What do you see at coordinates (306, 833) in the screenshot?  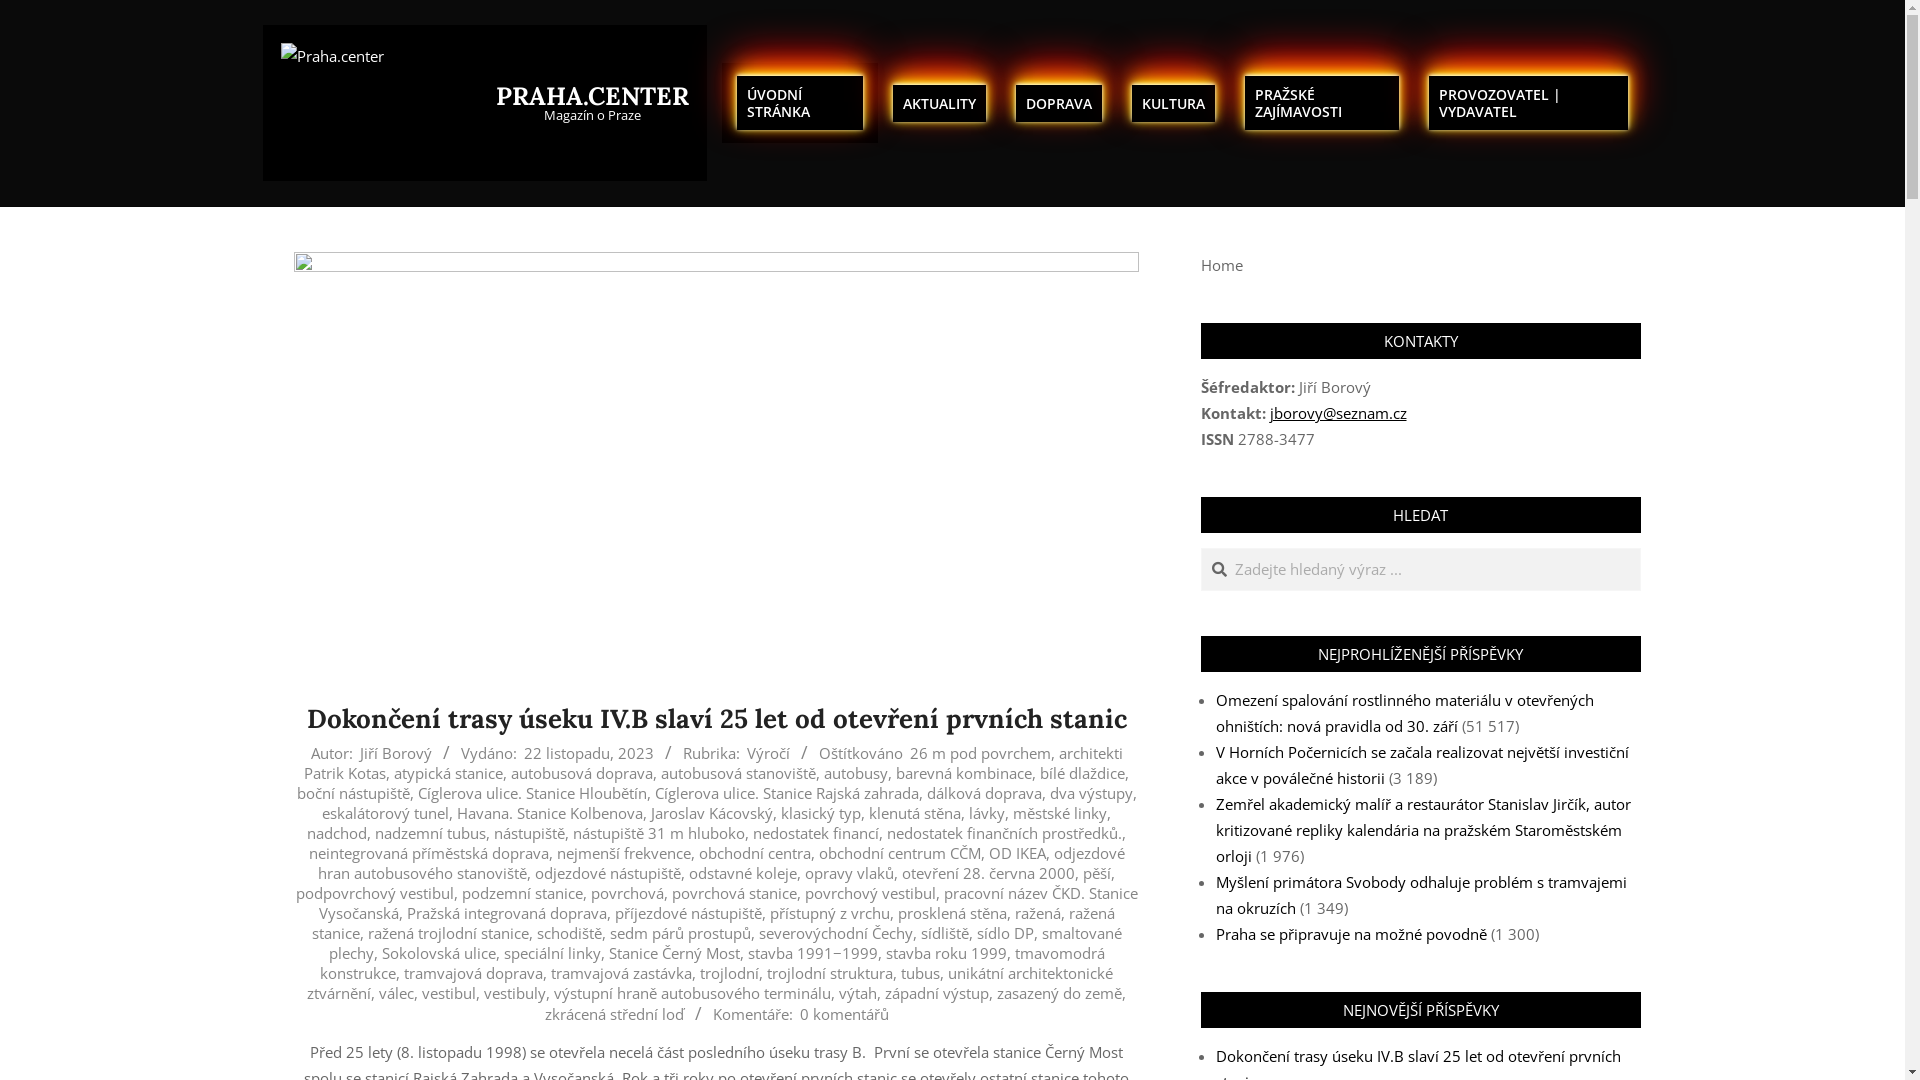 I see `'nadchod'` at bounding box center [306, 833].